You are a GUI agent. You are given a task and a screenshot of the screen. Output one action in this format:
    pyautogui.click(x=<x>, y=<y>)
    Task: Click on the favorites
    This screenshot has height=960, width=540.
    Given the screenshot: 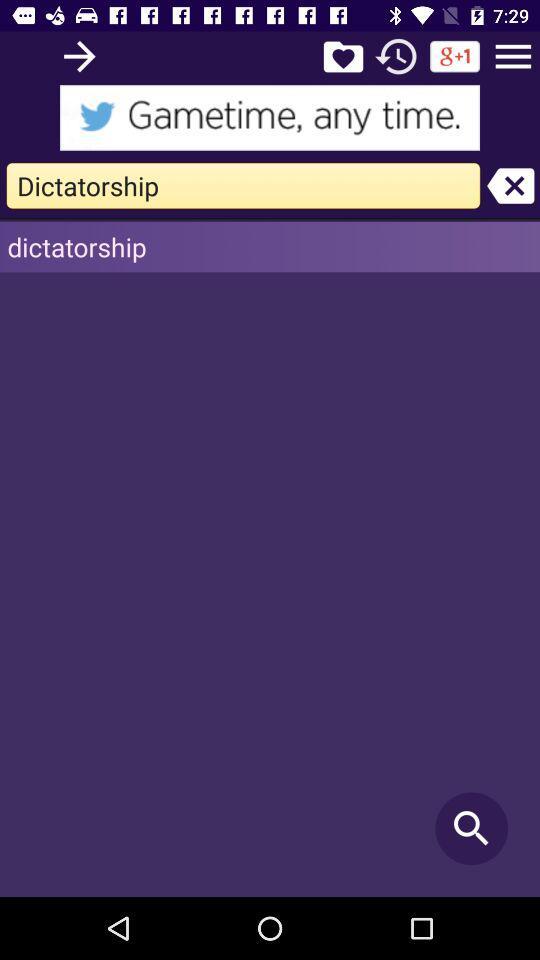 What is the action you would take?
    pyautogui.click(x=342, y=55)
    